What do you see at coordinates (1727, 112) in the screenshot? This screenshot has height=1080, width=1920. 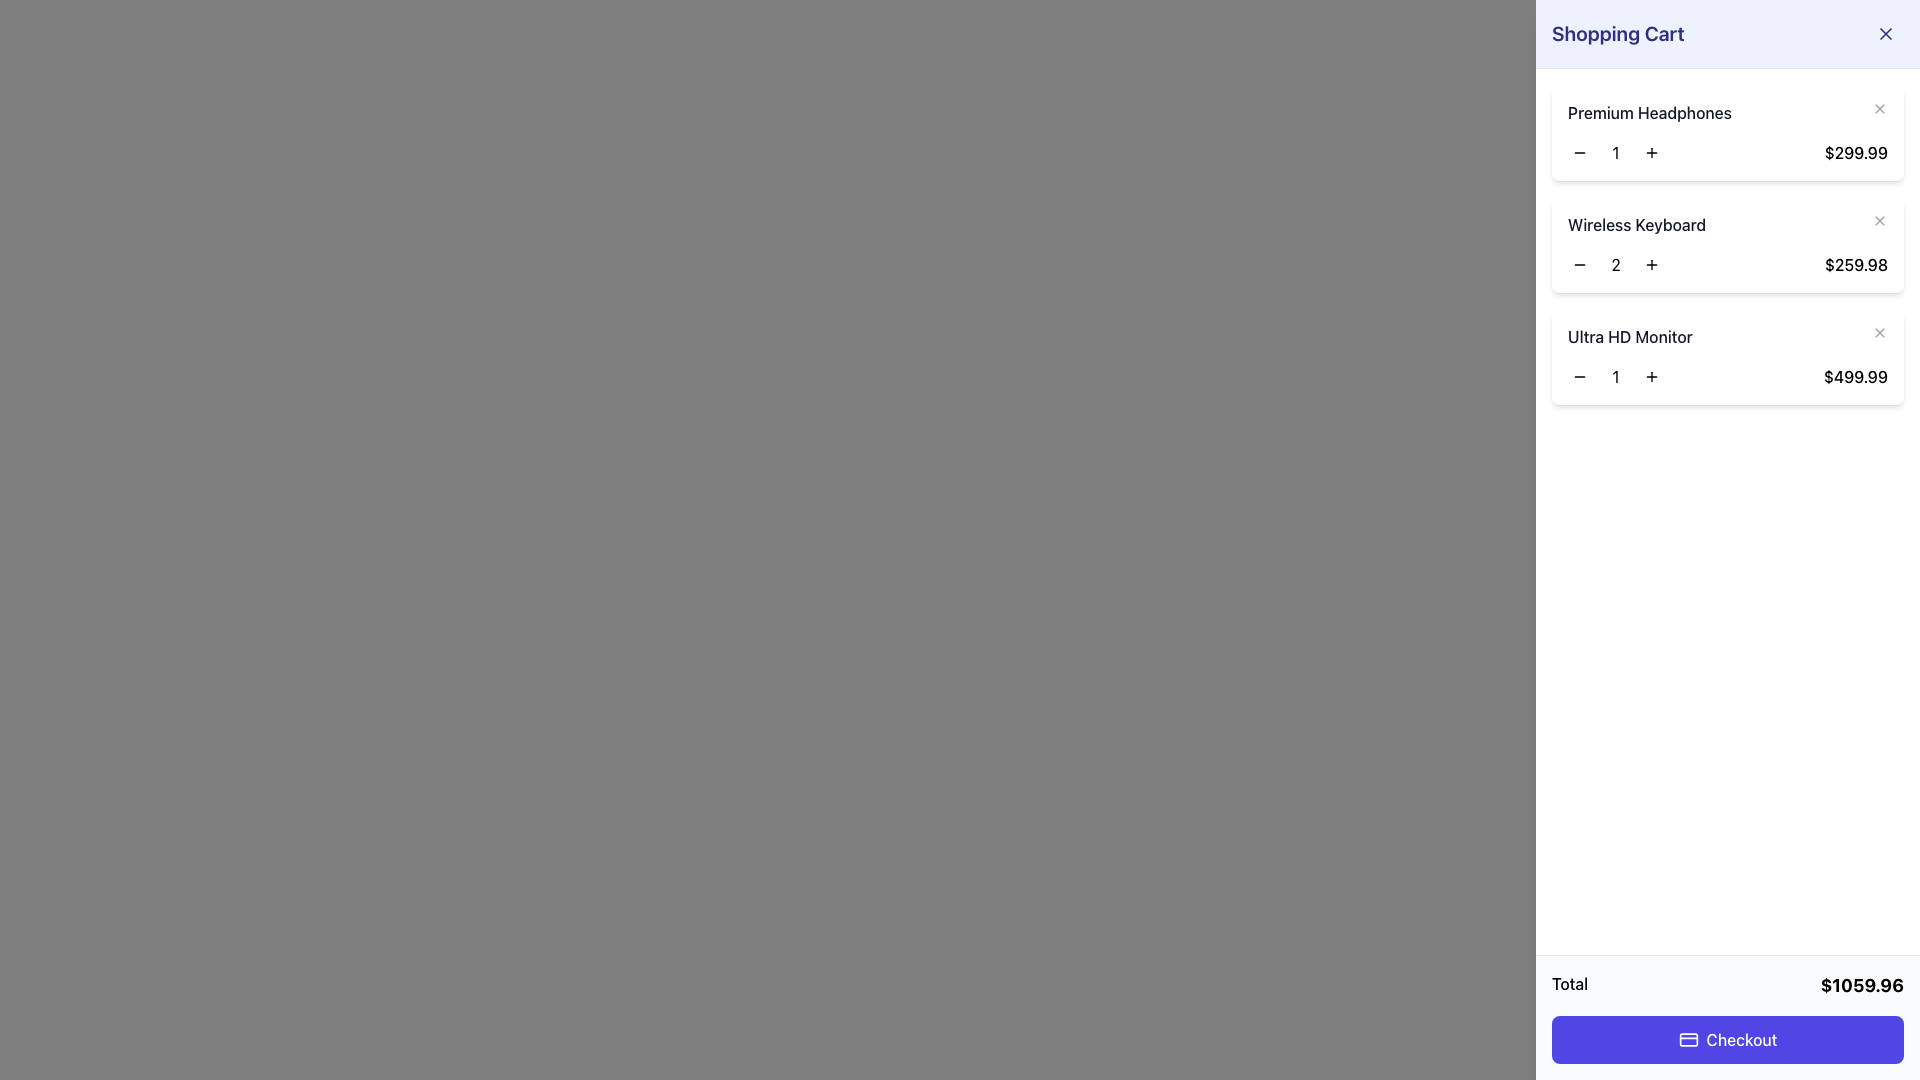 I see `the text label displaying 'Premium Headphones' in the shopping cart, which is positioned above the quantity adjustment controls and price` at bounding box center [1727, 112].